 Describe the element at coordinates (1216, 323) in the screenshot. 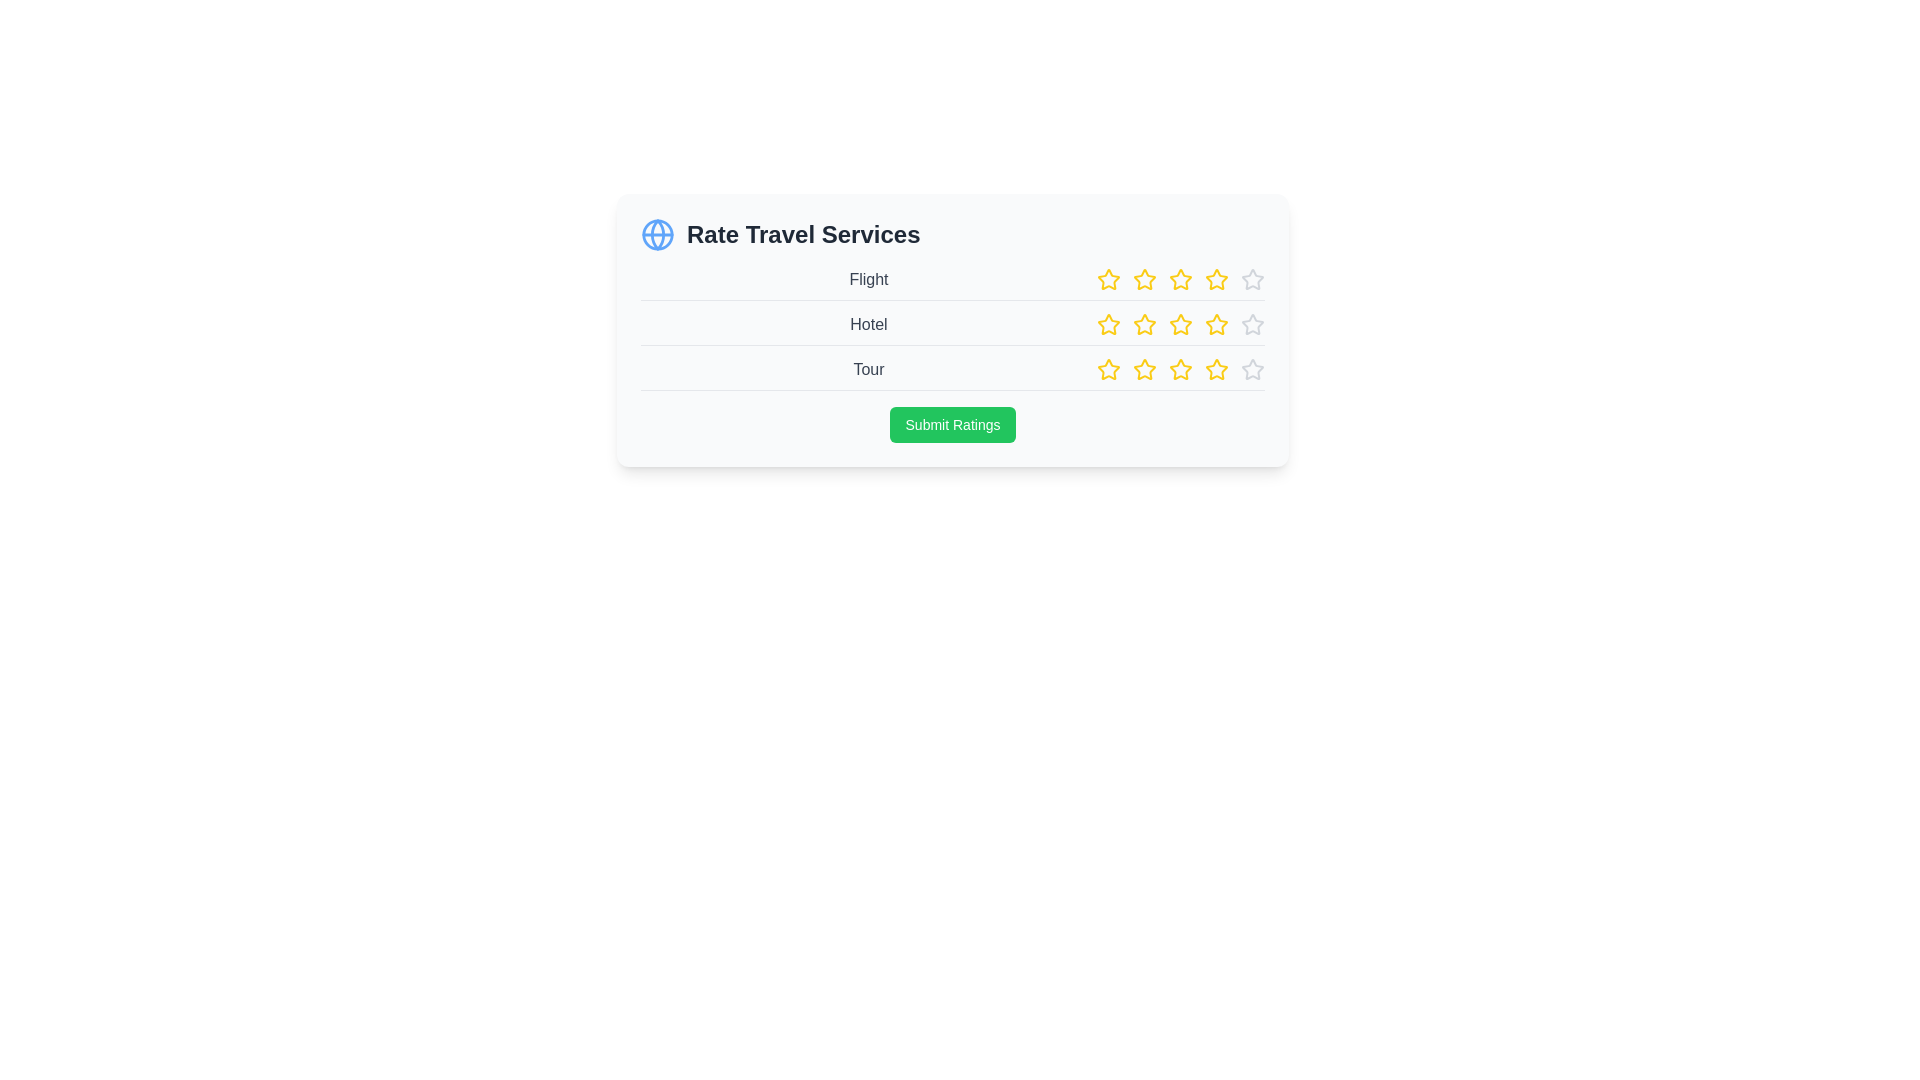

I see `the fifth Clickable Star Icon in the rating mechanism for the 'Hotel' row` at that location.